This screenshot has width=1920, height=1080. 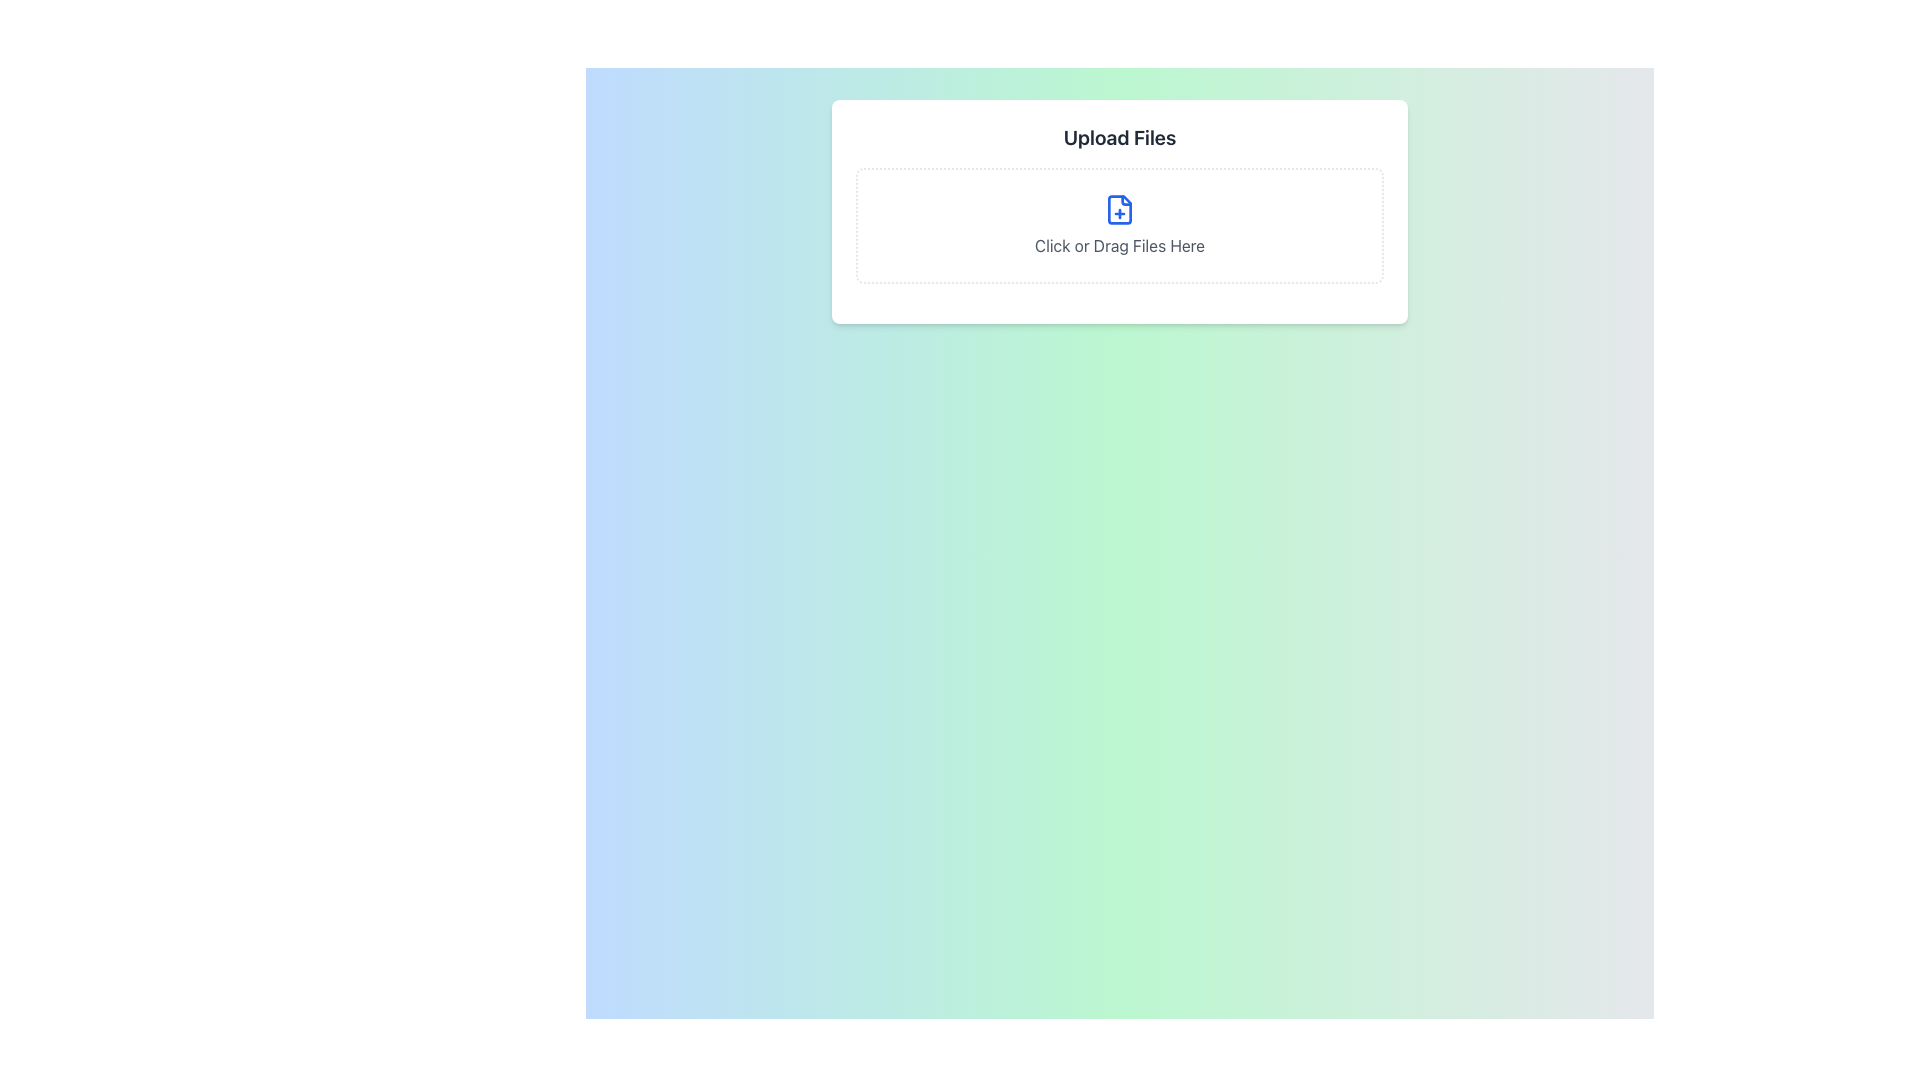 What do you see at coordinates (1118, 225) in the screenshot?
I see `the File upload area located below the 'Upload Files' heading` at bounding box center [1118, 225].